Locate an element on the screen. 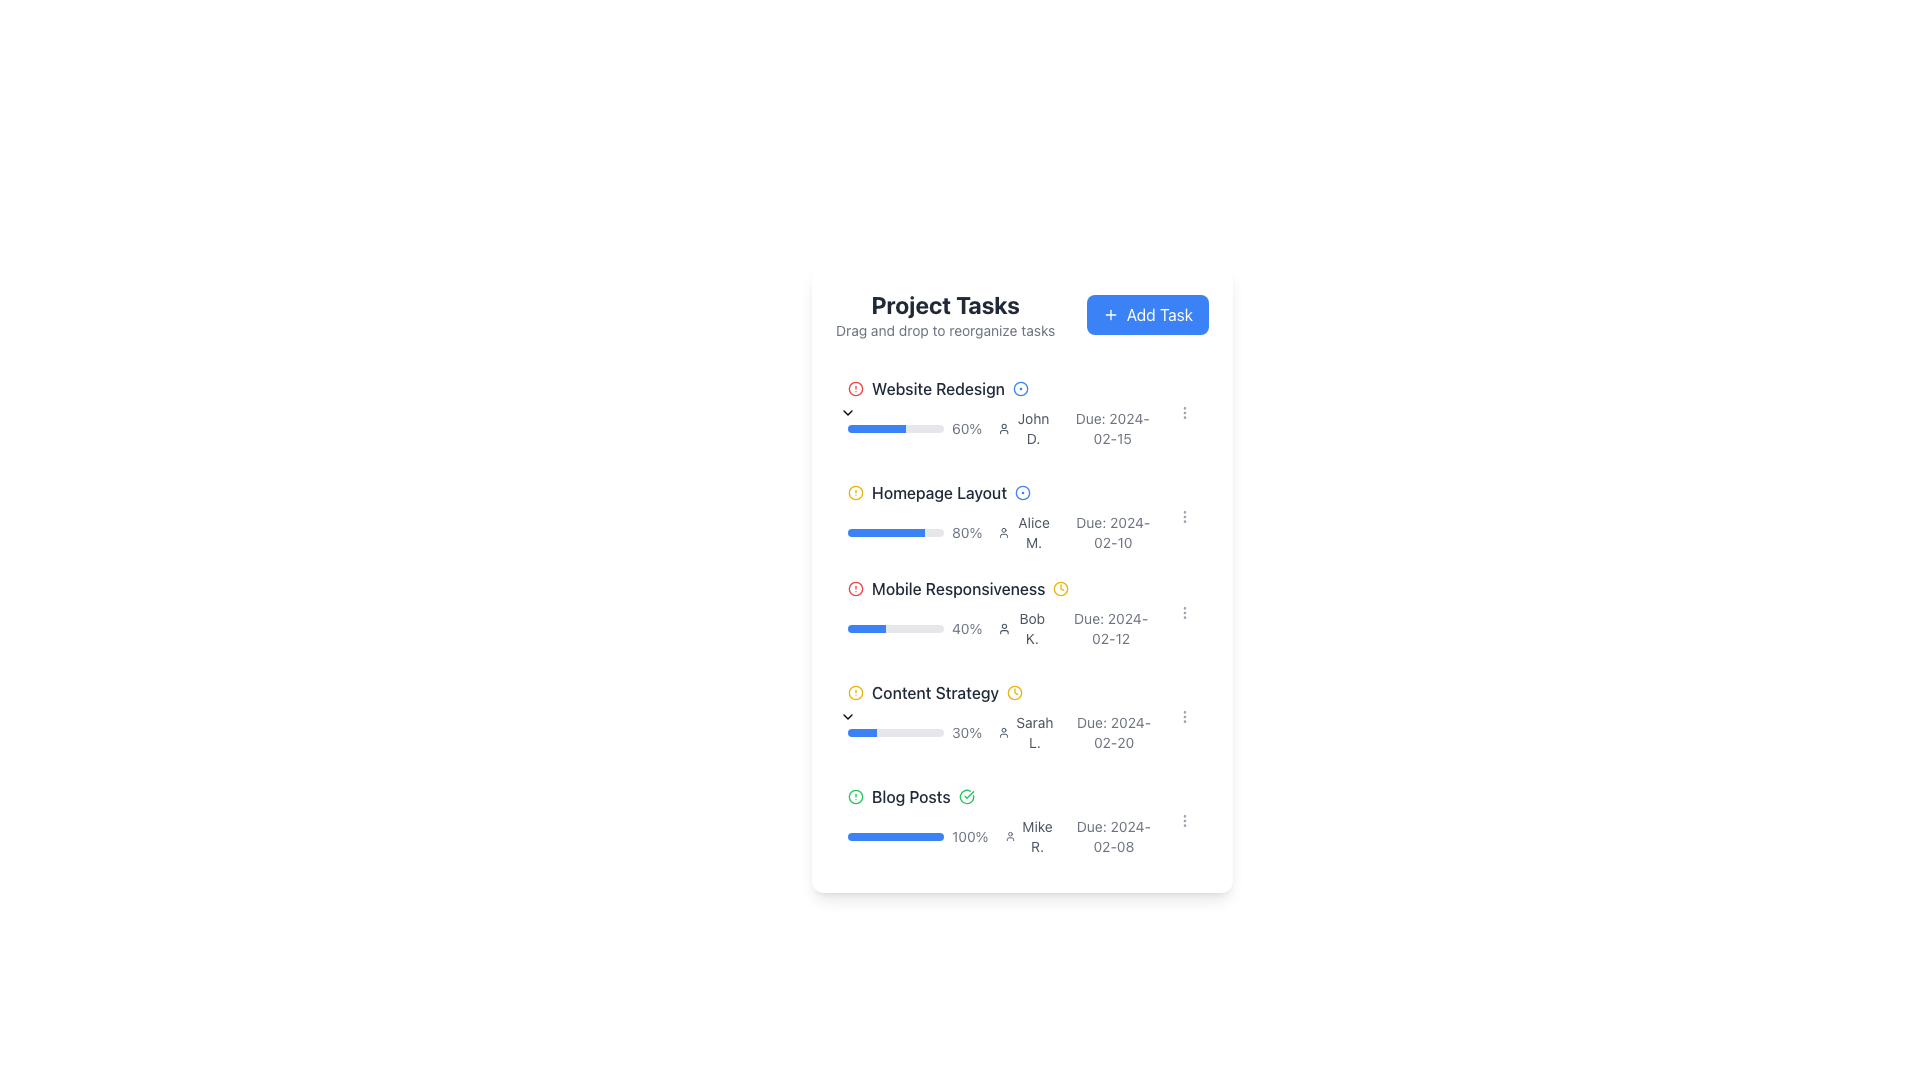  the static text label displaying the deadline 'Due: 2024-02-15', which is styled in gray sans-serif font and located to the right of 'John D.' is located at coordinates (1111, 427).